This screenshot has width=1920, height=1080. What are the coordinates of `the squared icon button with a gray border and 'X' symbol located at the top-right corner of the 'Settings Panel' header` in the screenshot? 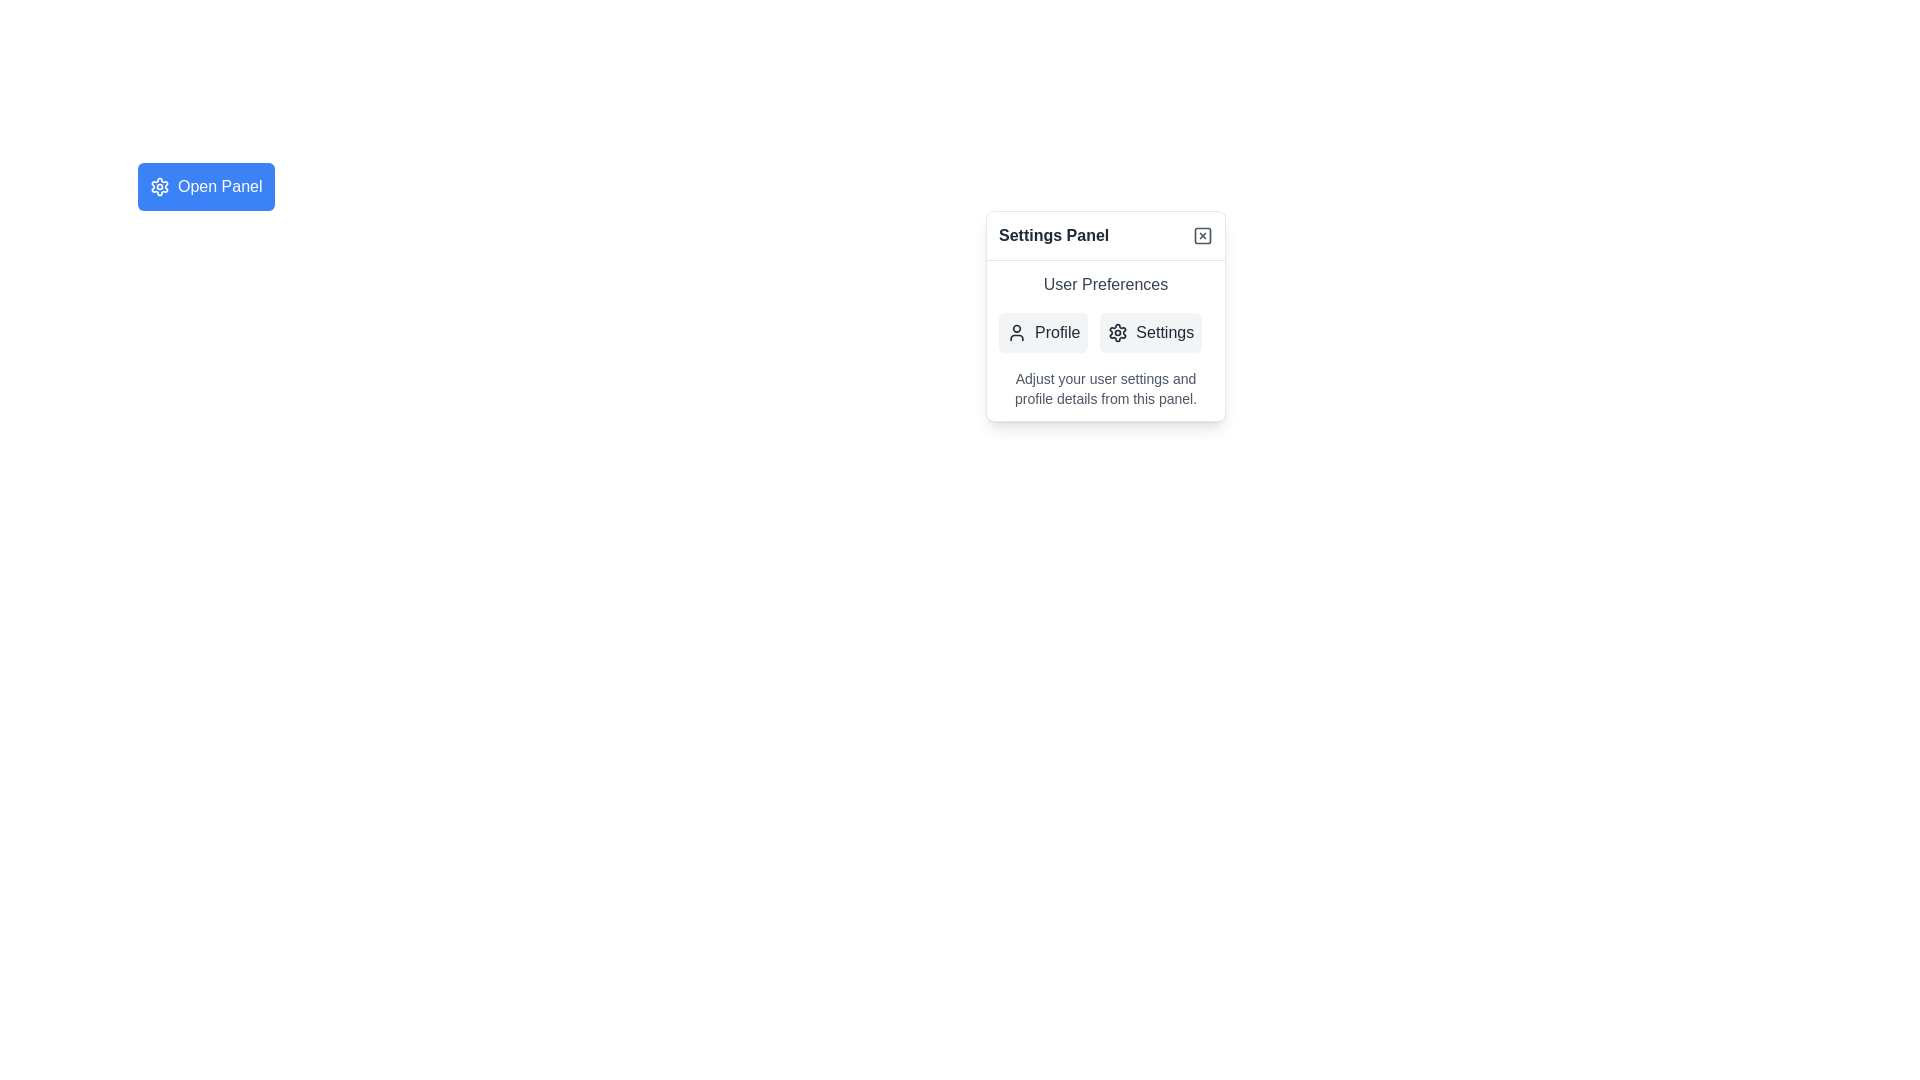 It's located at (1202, 234).